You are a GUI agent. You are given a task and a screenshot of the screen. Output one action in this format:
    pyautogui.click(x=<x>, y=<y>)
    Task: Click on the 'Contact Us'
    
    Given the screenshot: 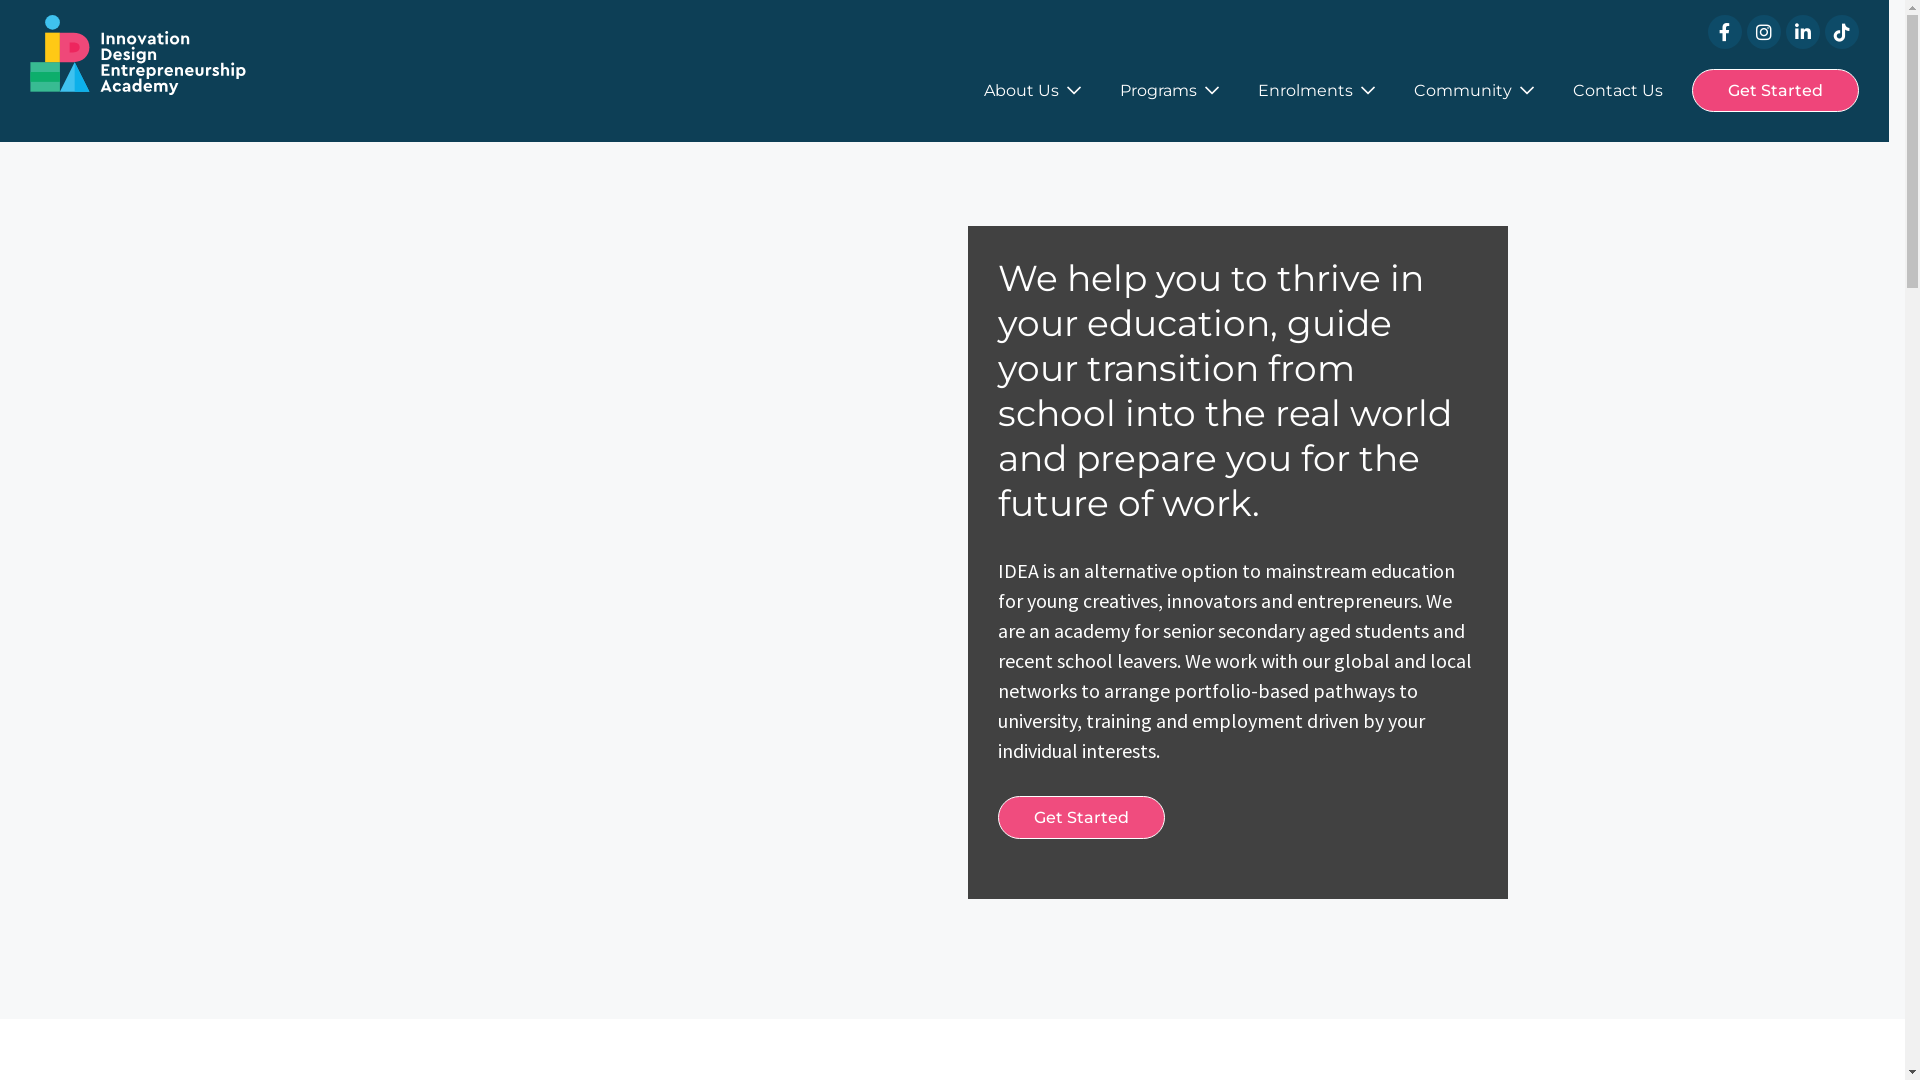 What is the action you would take?
    pyautogui.click(x=1617, y=90)
    